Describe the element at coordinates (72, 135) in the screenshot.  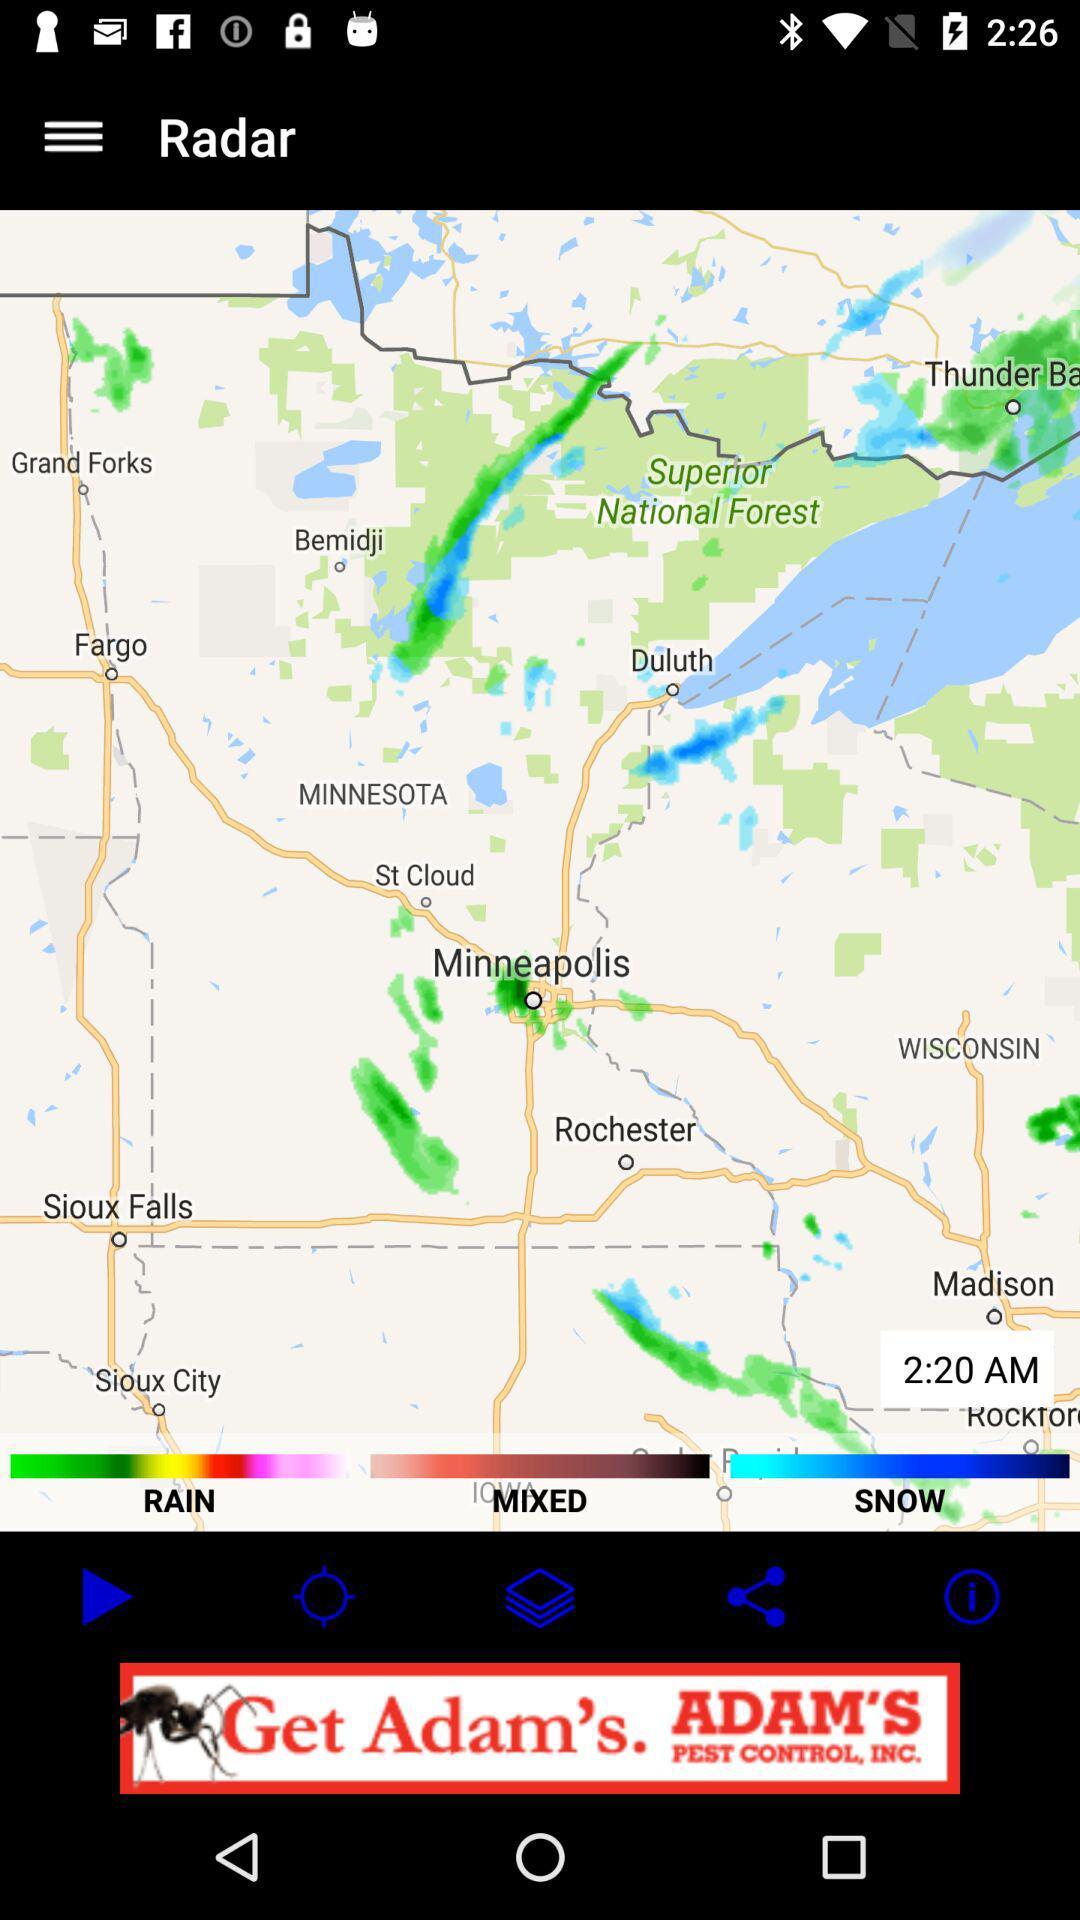
I see `open options menu` at that location.